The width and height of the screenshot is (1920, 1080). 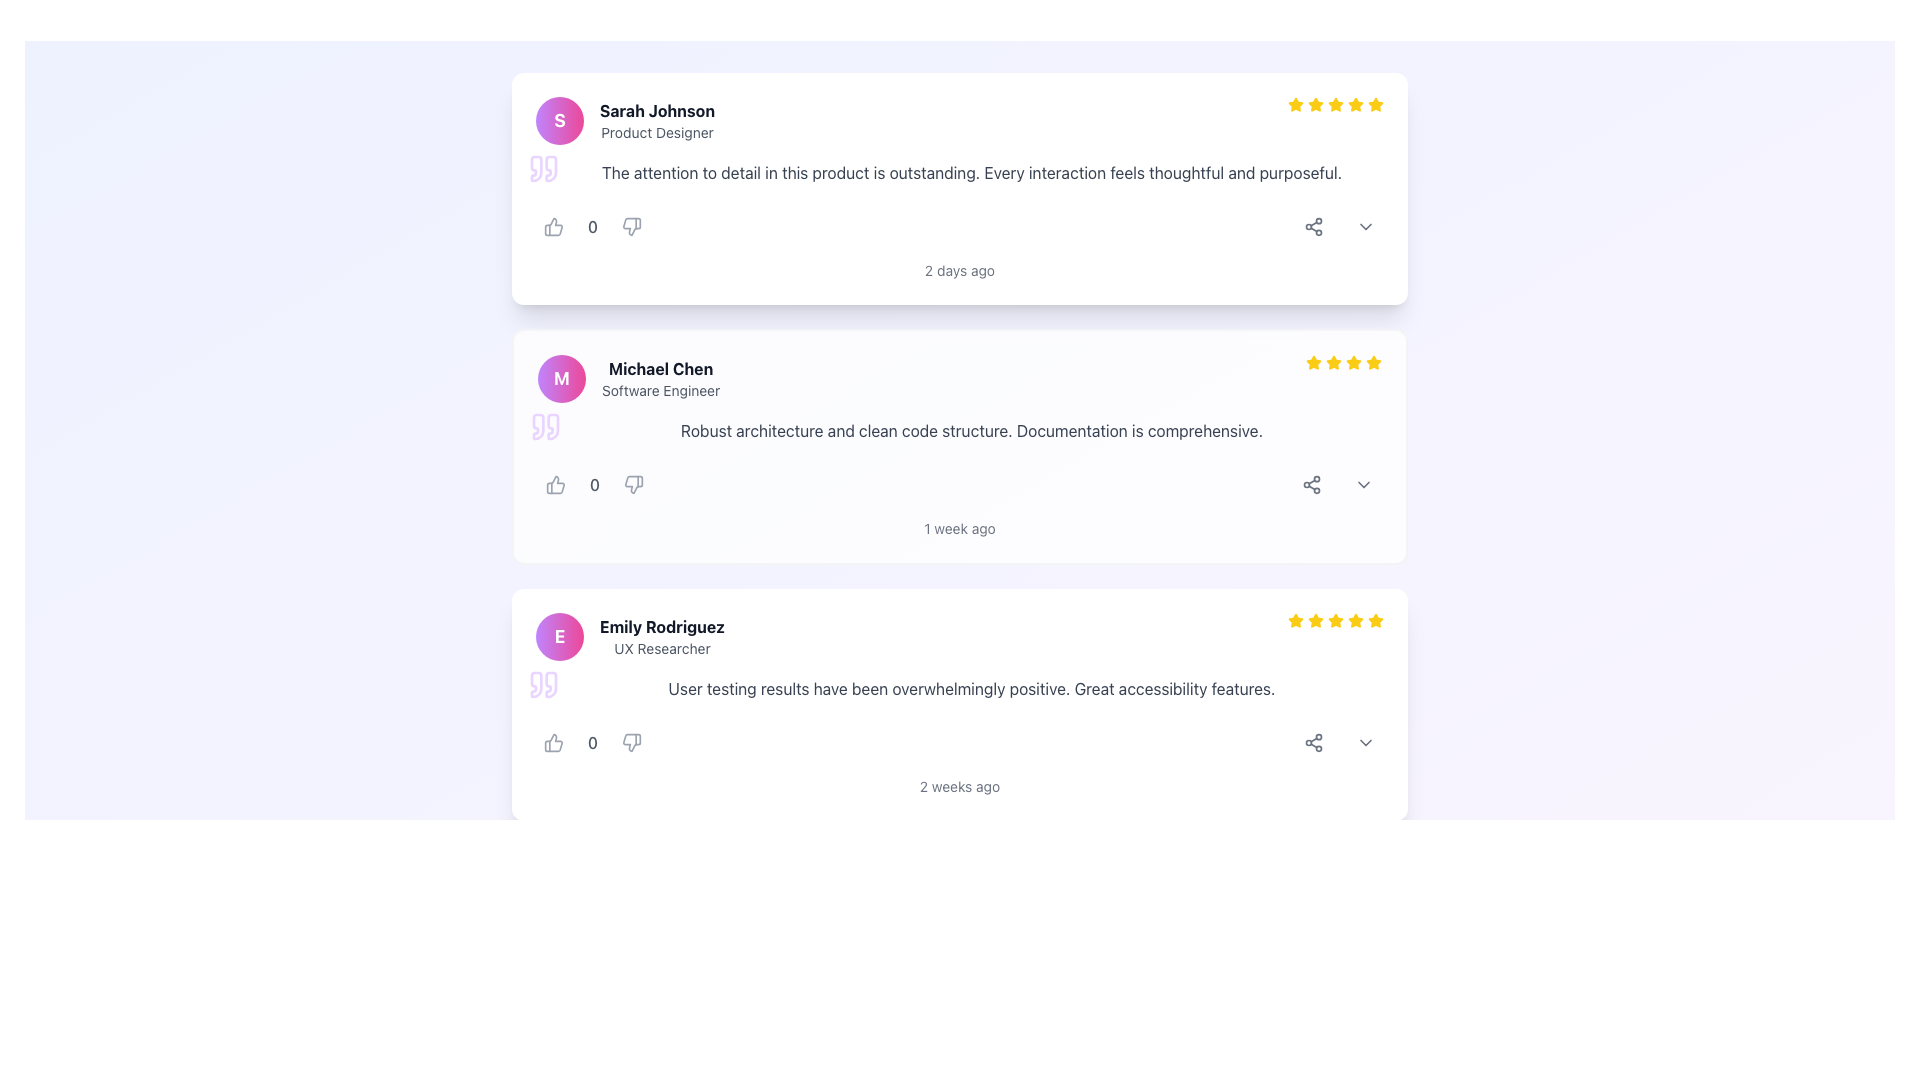 I want to click on the second yellow star icon in the top-right corner of Emily Rodriguez's review card, so click(x=1315, y=619).